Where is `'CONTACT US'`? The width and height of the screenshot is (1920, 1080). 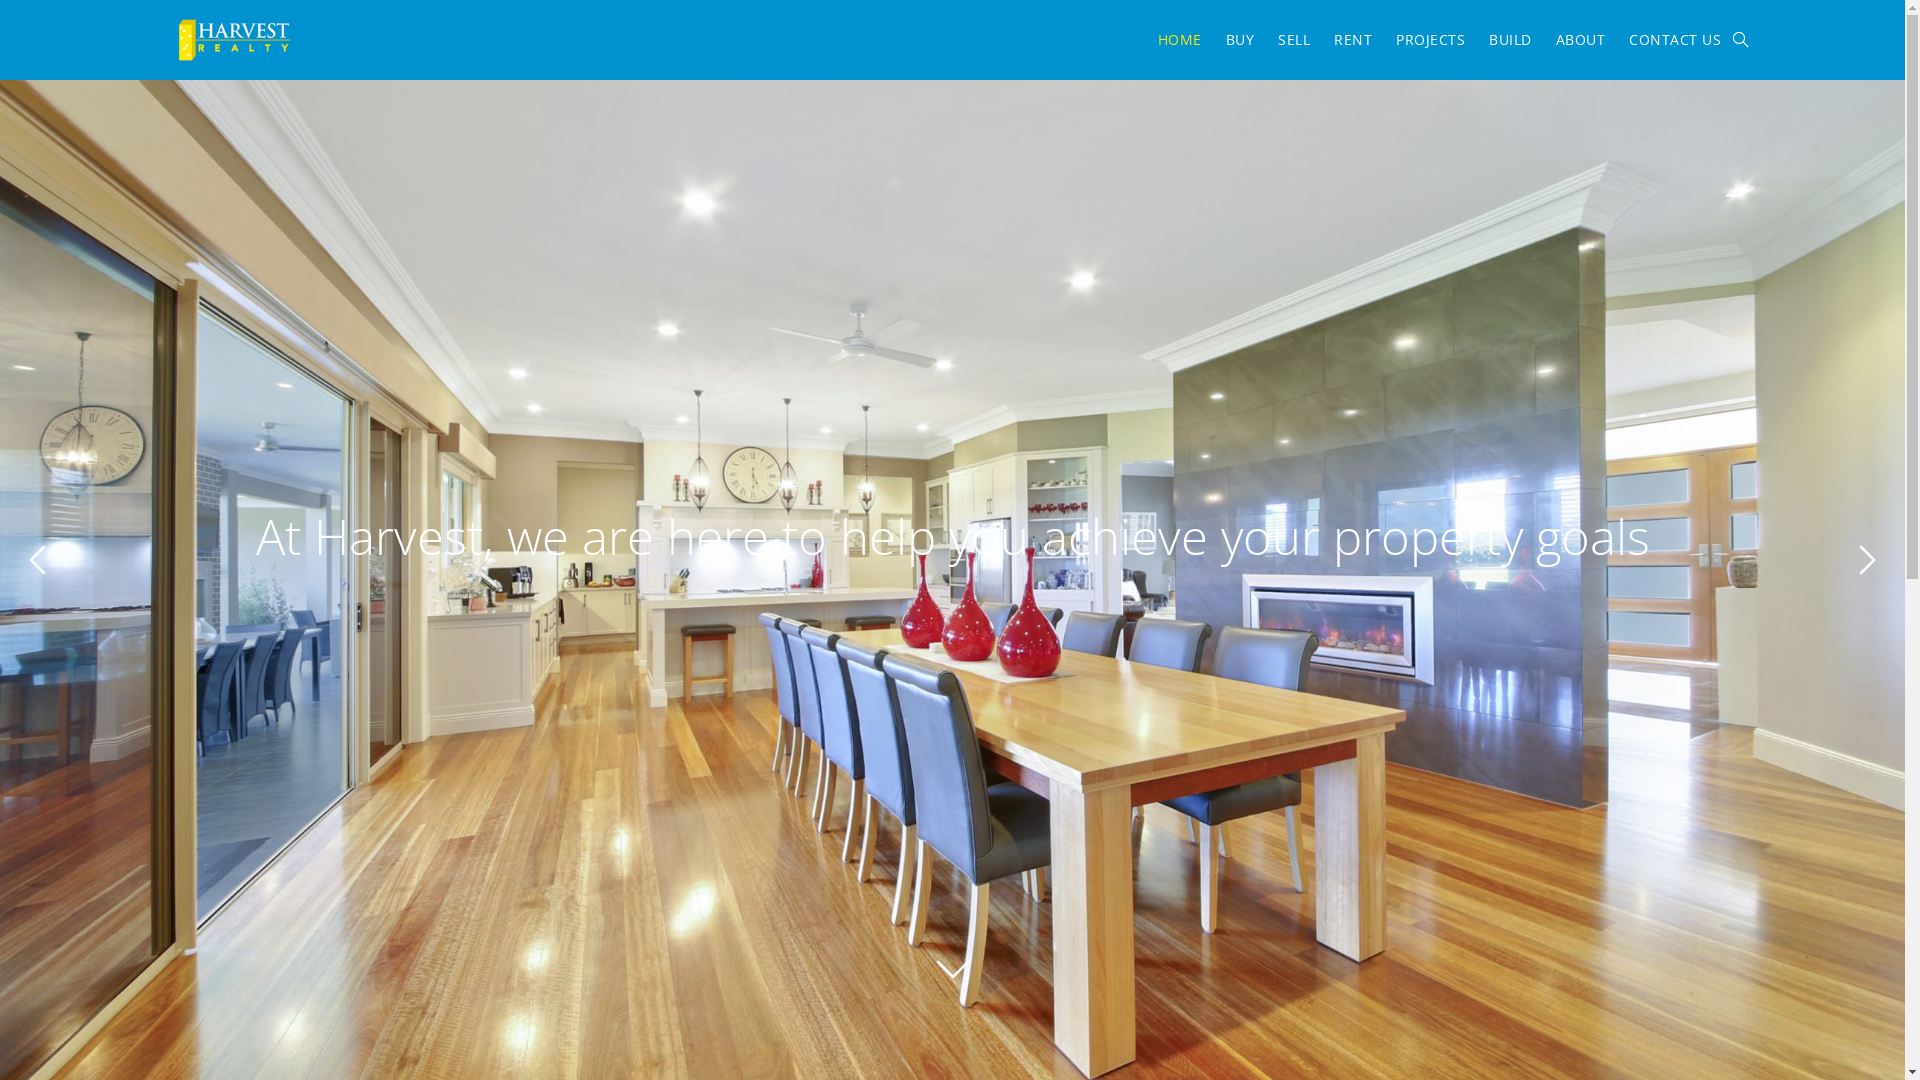 'CONTACT US' is located at coordinates (1675, 39).